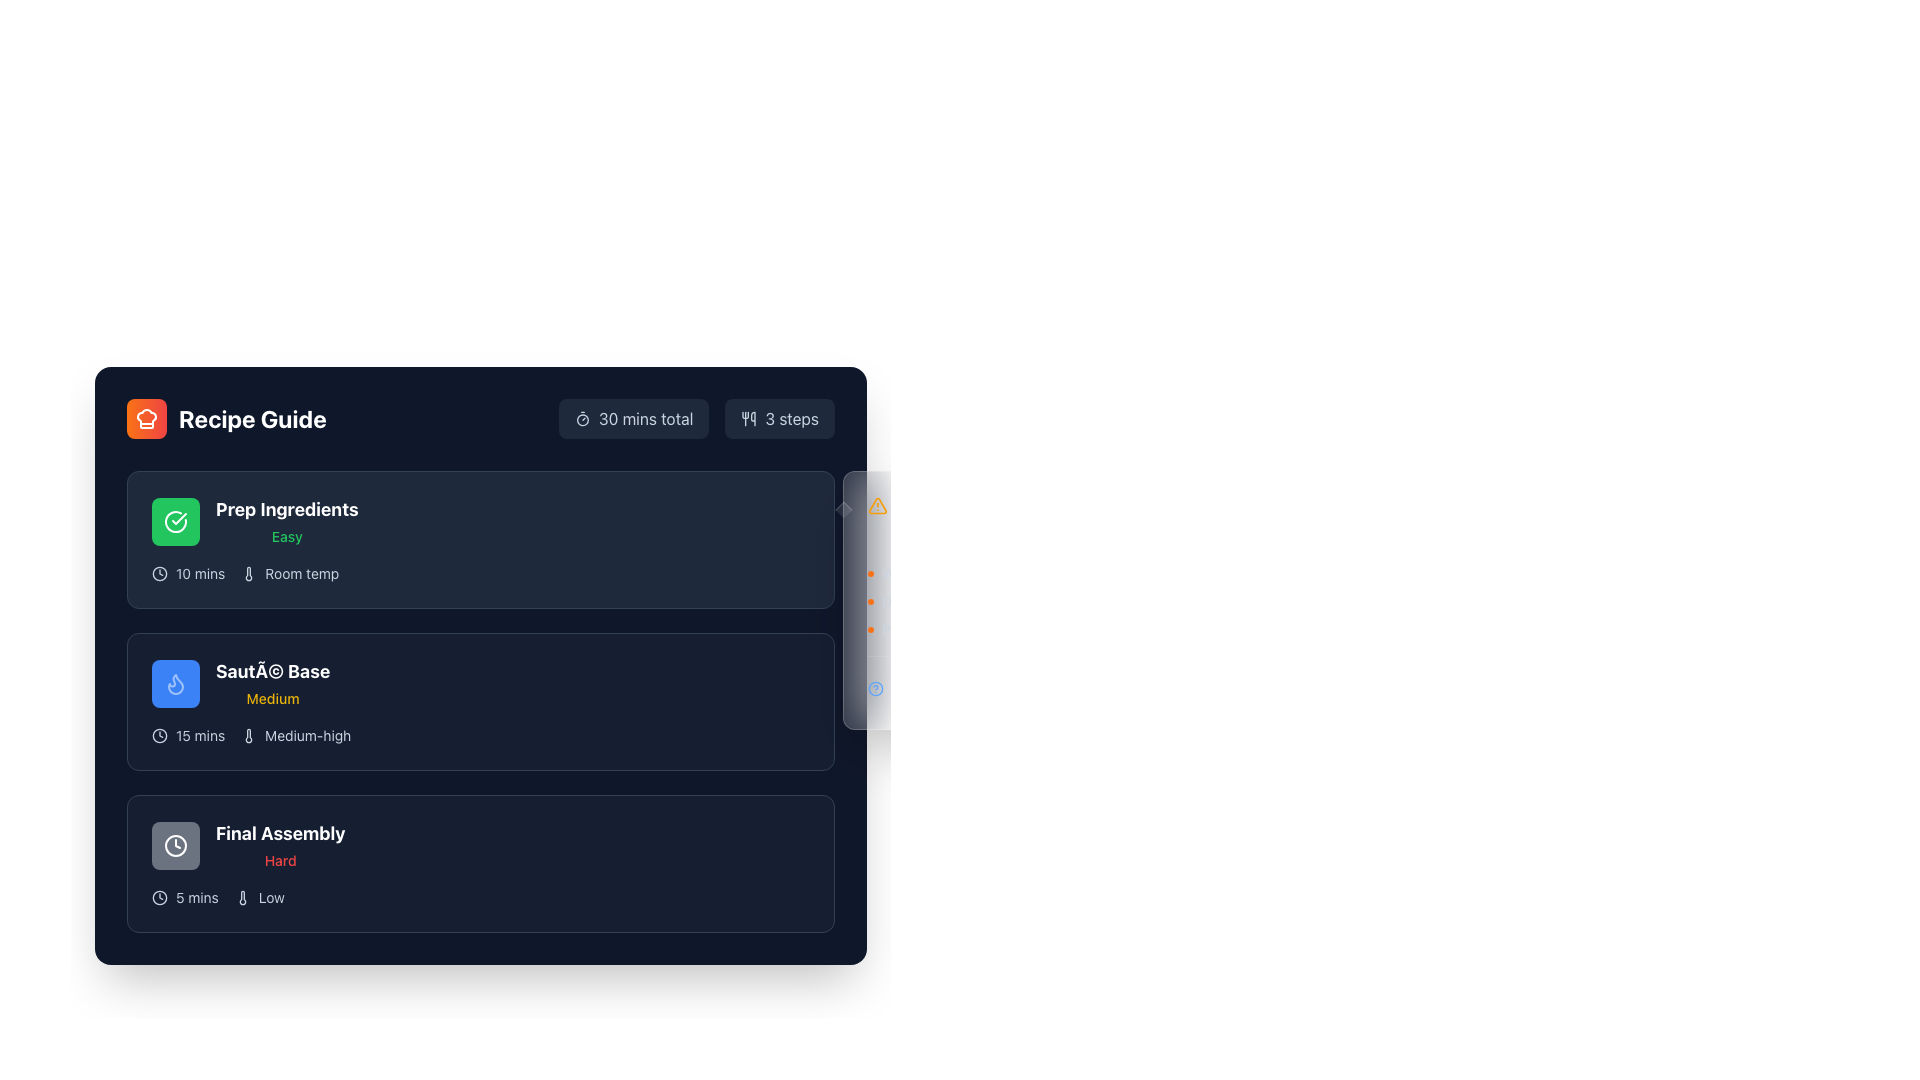 The height and width of the screenshot is (1080, 1920). Describe the element at coordinates (581, 418) in the screenshot. I see `the timer icon located to the left of the text '30 mins total' to associate it with its adjacent text` at that location.